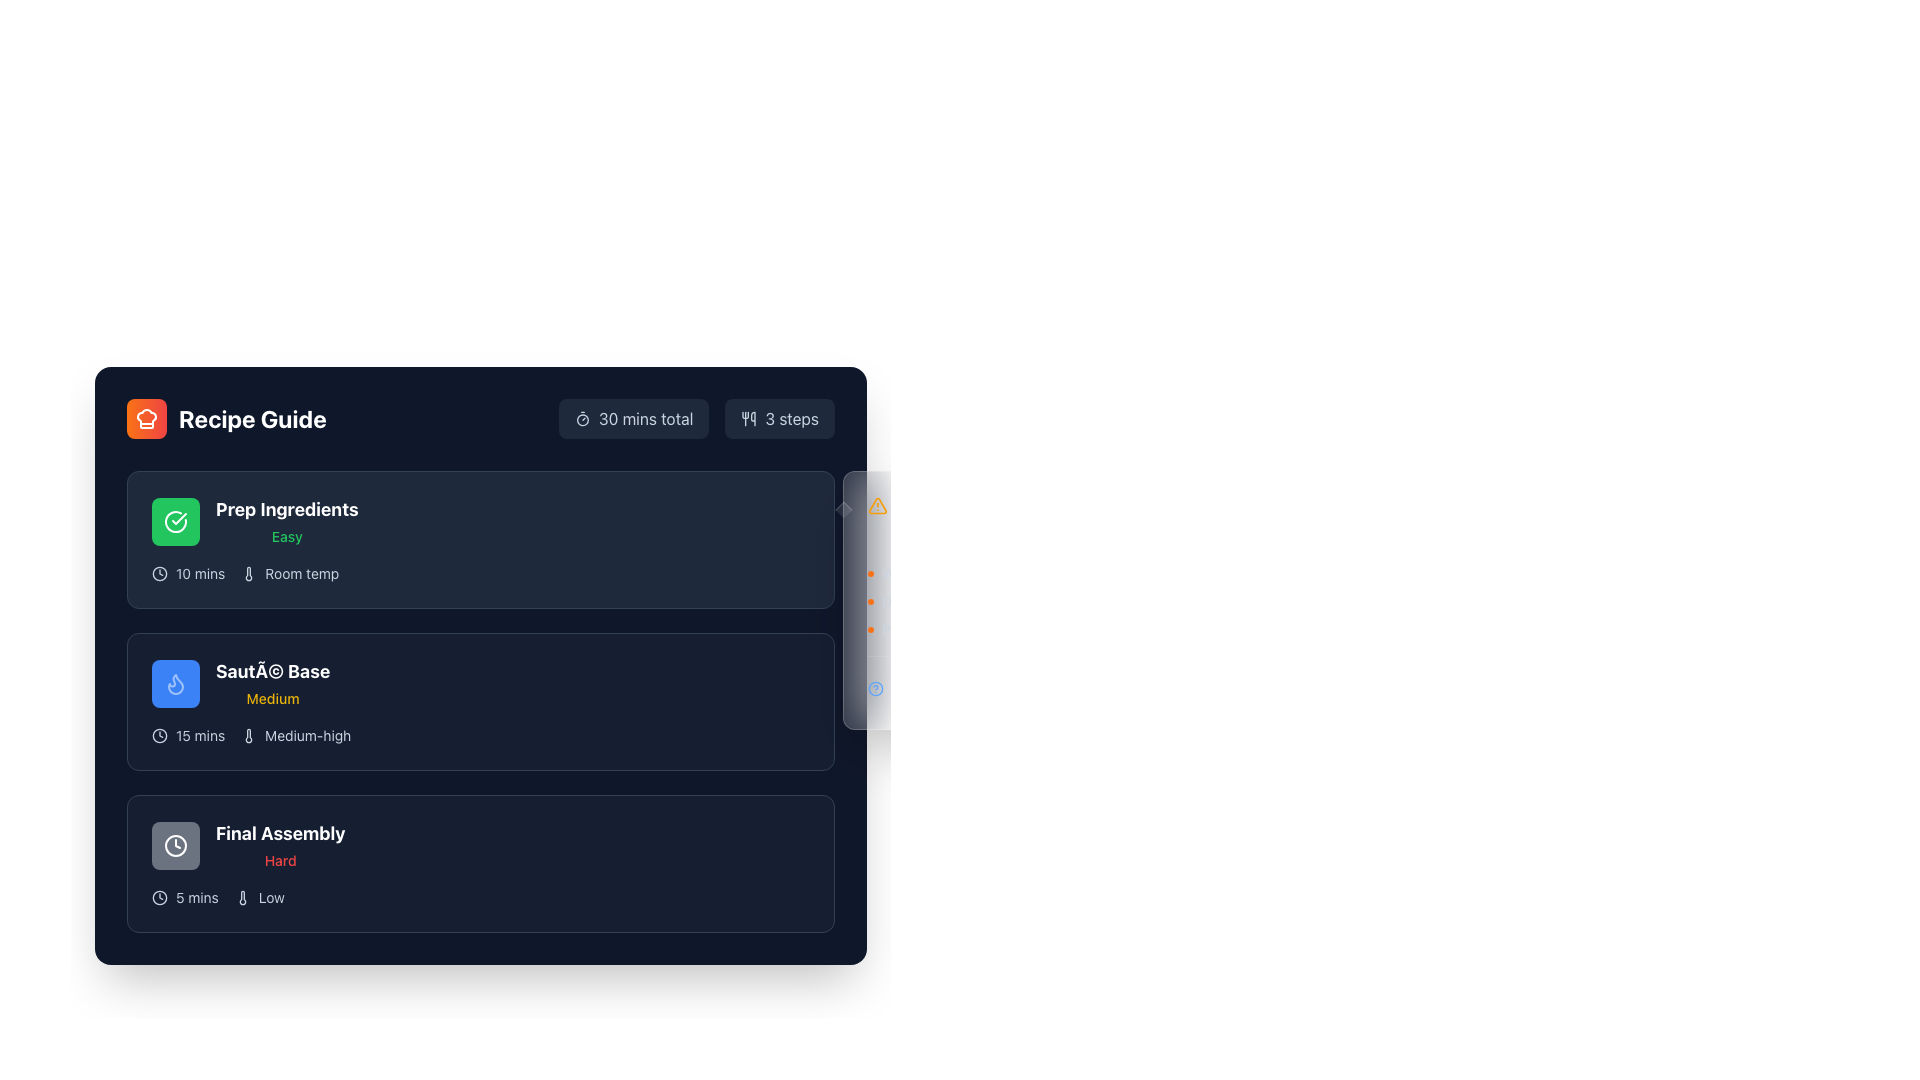 The height and width of the screenshot is (1080, 1920). Describe the element at coordinates (581, 418) in the screenshot. I see `the timer icon located to the left of the text '30 mins total' to associate it with its adjacent text` at that location.